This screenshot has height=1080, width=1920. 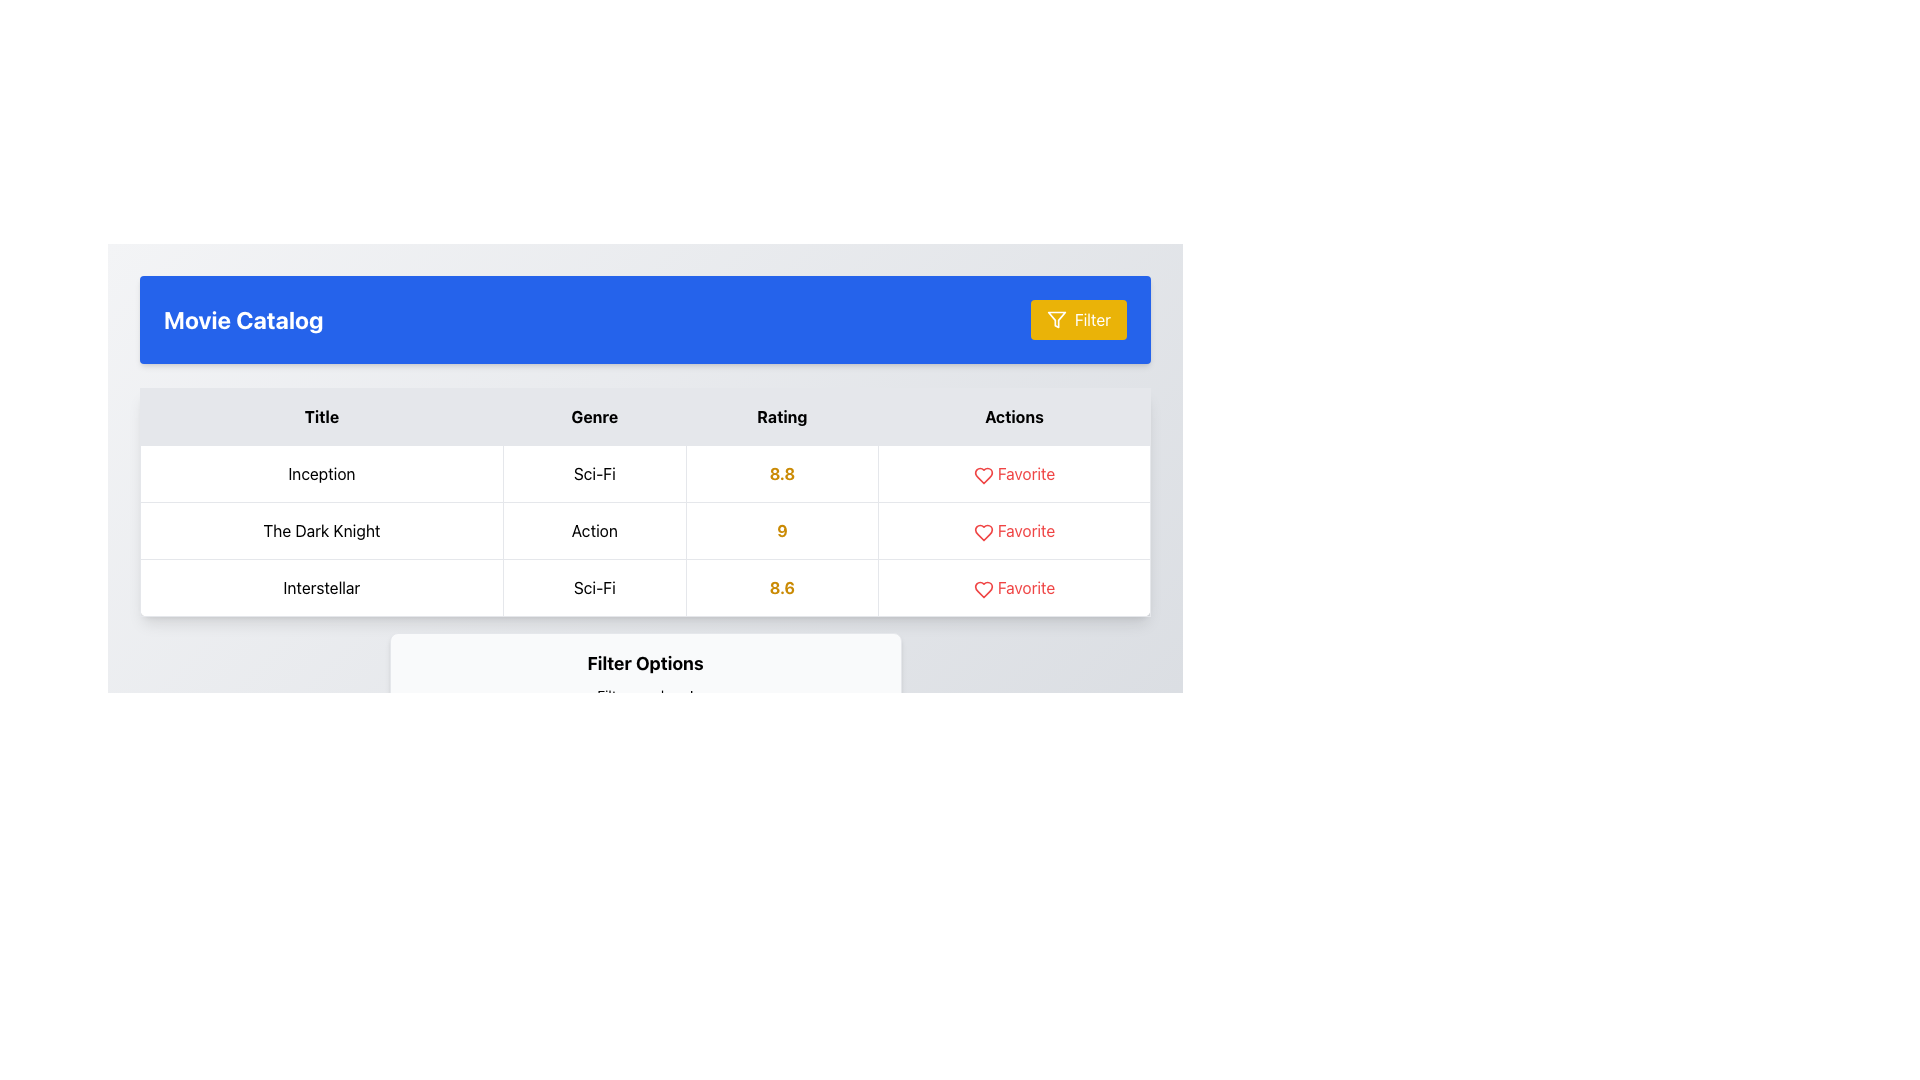 What do you see at coordinates (1014, 586) in the screenshot?
I see `the 'Favorite' button for the movie 'Interstellar', which is the third button in the 'Actions' column of the table` at bounding box center [1014, 586].